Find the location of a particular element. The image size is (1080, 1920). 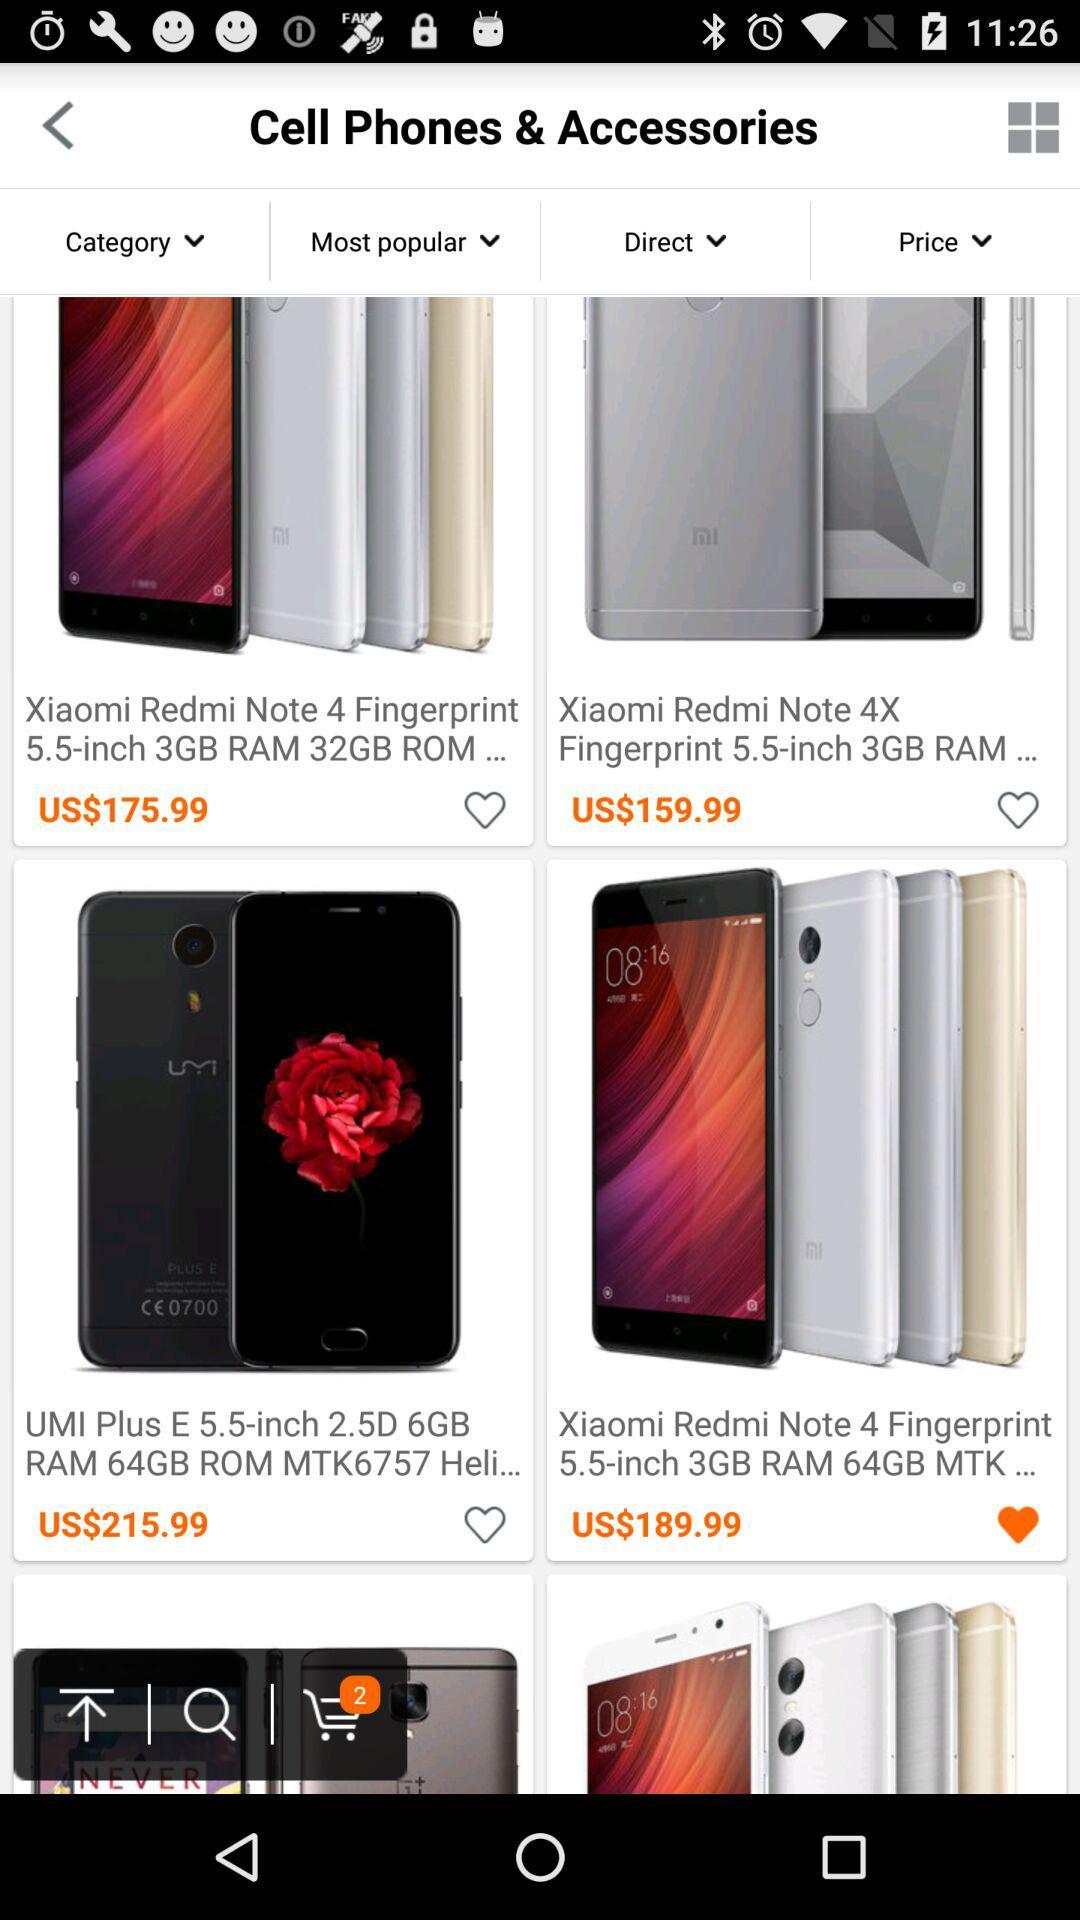

the dashboard icon is located at coordinates (1033, 135).